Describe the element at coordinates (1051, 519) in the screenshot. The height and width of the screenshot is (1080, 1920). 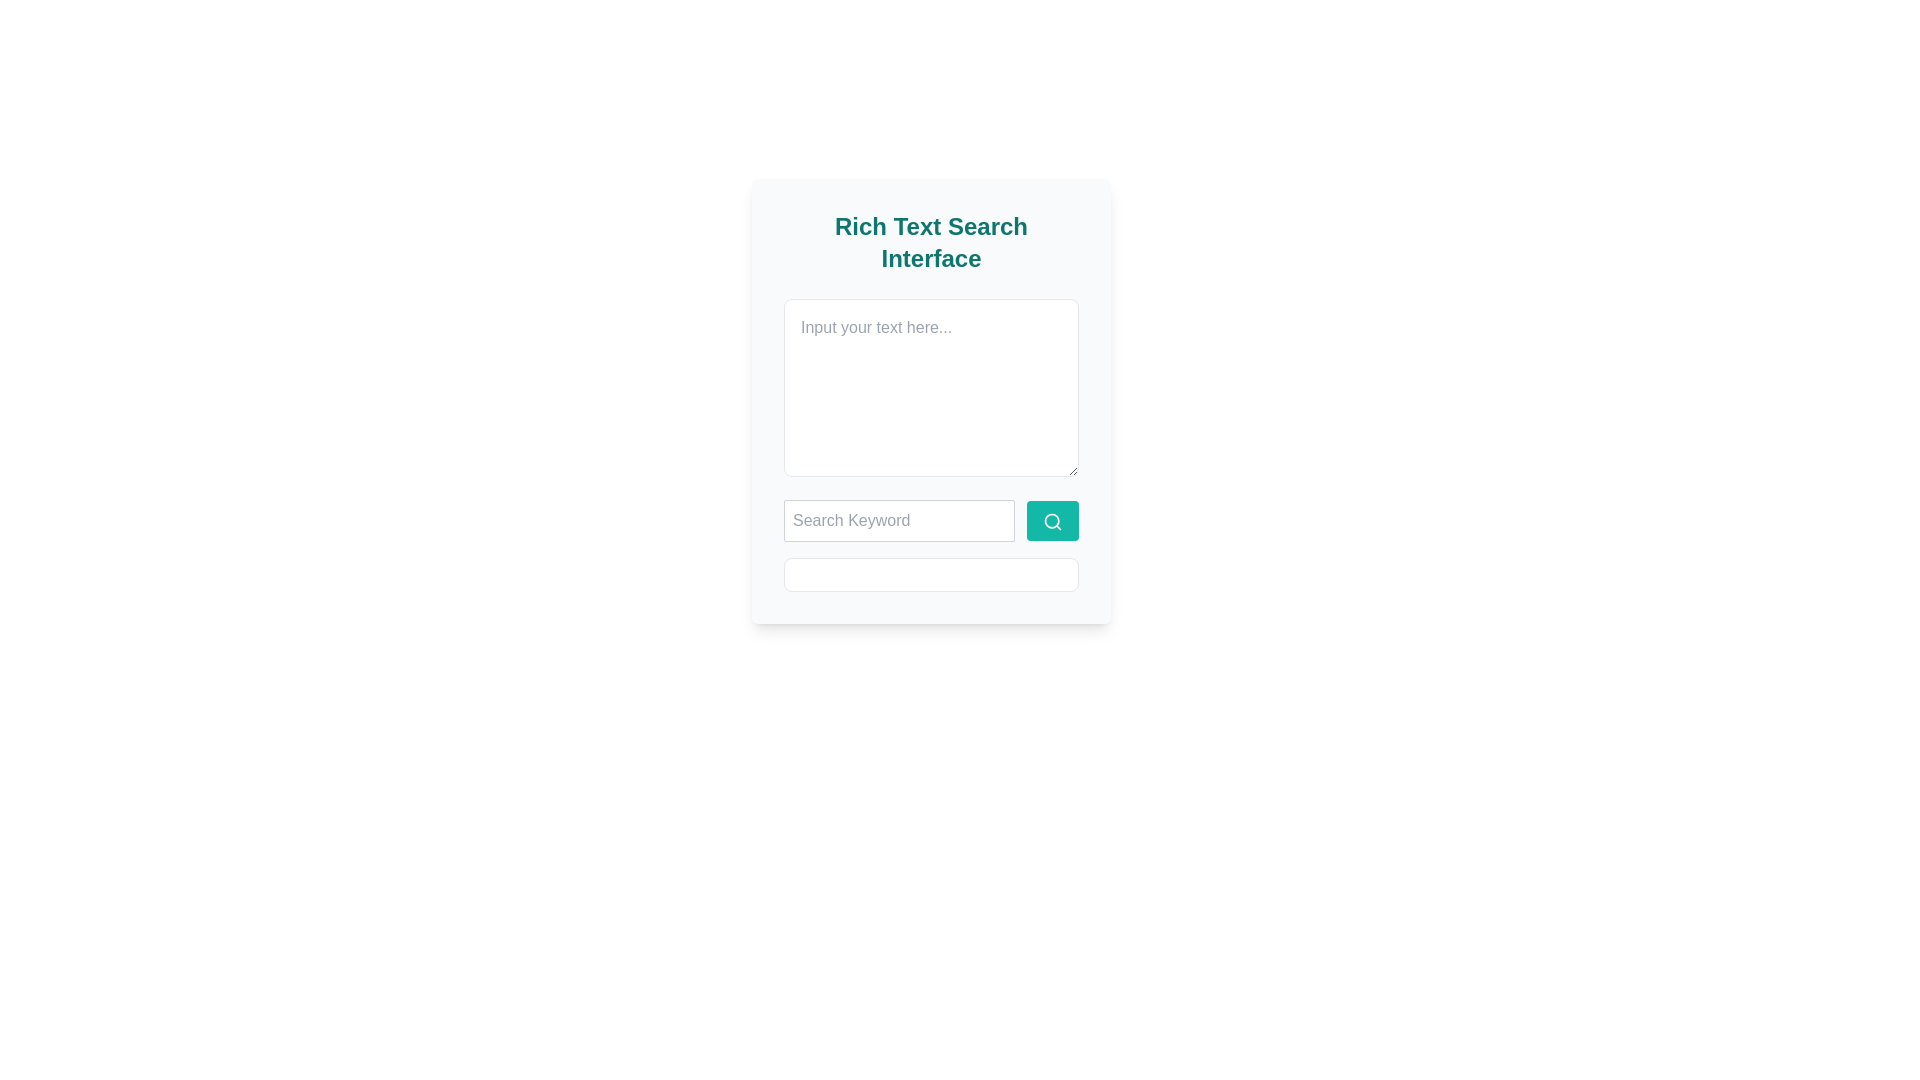
I see `the teal button with a search icon located immediately to the right of the 'Search Keyword' input field to initiate a search` at that location.